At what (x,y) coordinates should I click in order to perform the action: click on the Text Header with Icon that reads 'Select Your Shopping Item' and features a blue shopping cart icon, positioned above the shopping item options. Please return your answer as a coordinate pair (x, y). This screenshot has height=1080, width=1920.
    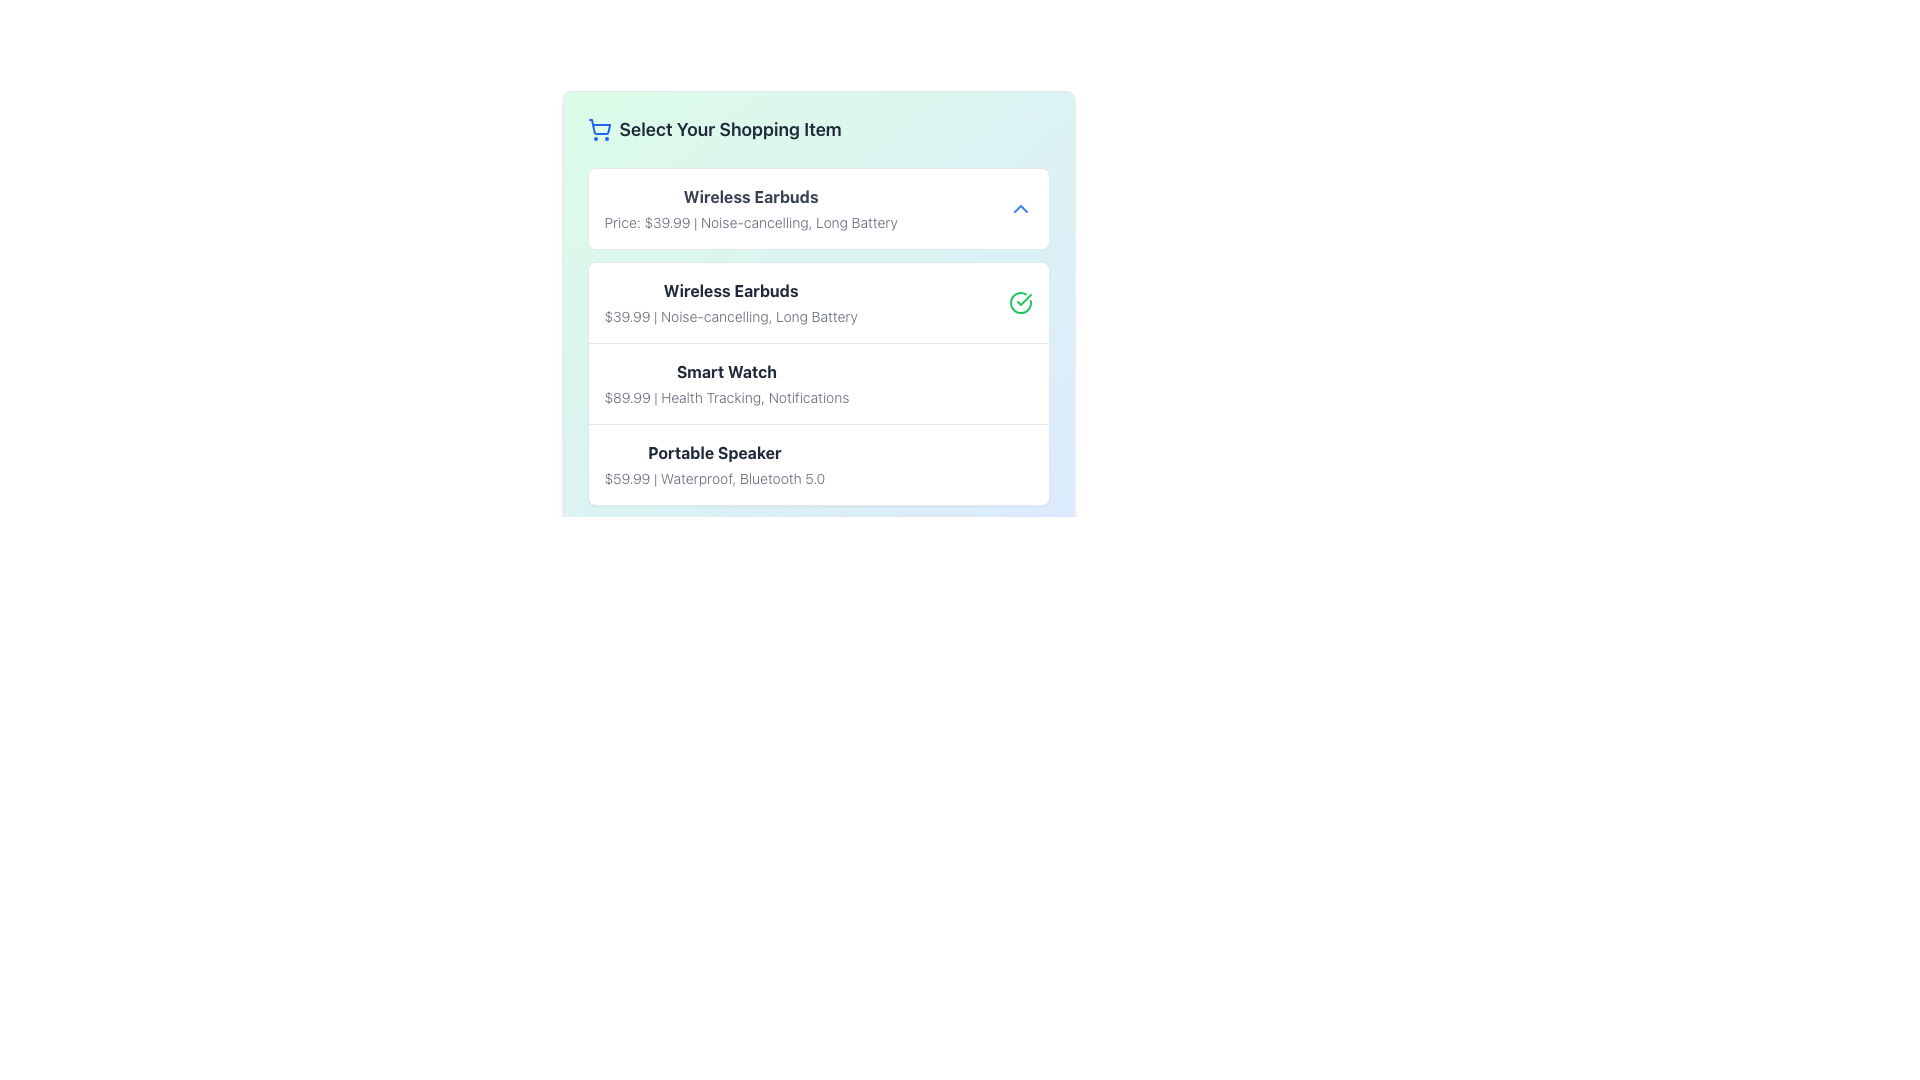
    Looking at the image, I should click on (818, 130).